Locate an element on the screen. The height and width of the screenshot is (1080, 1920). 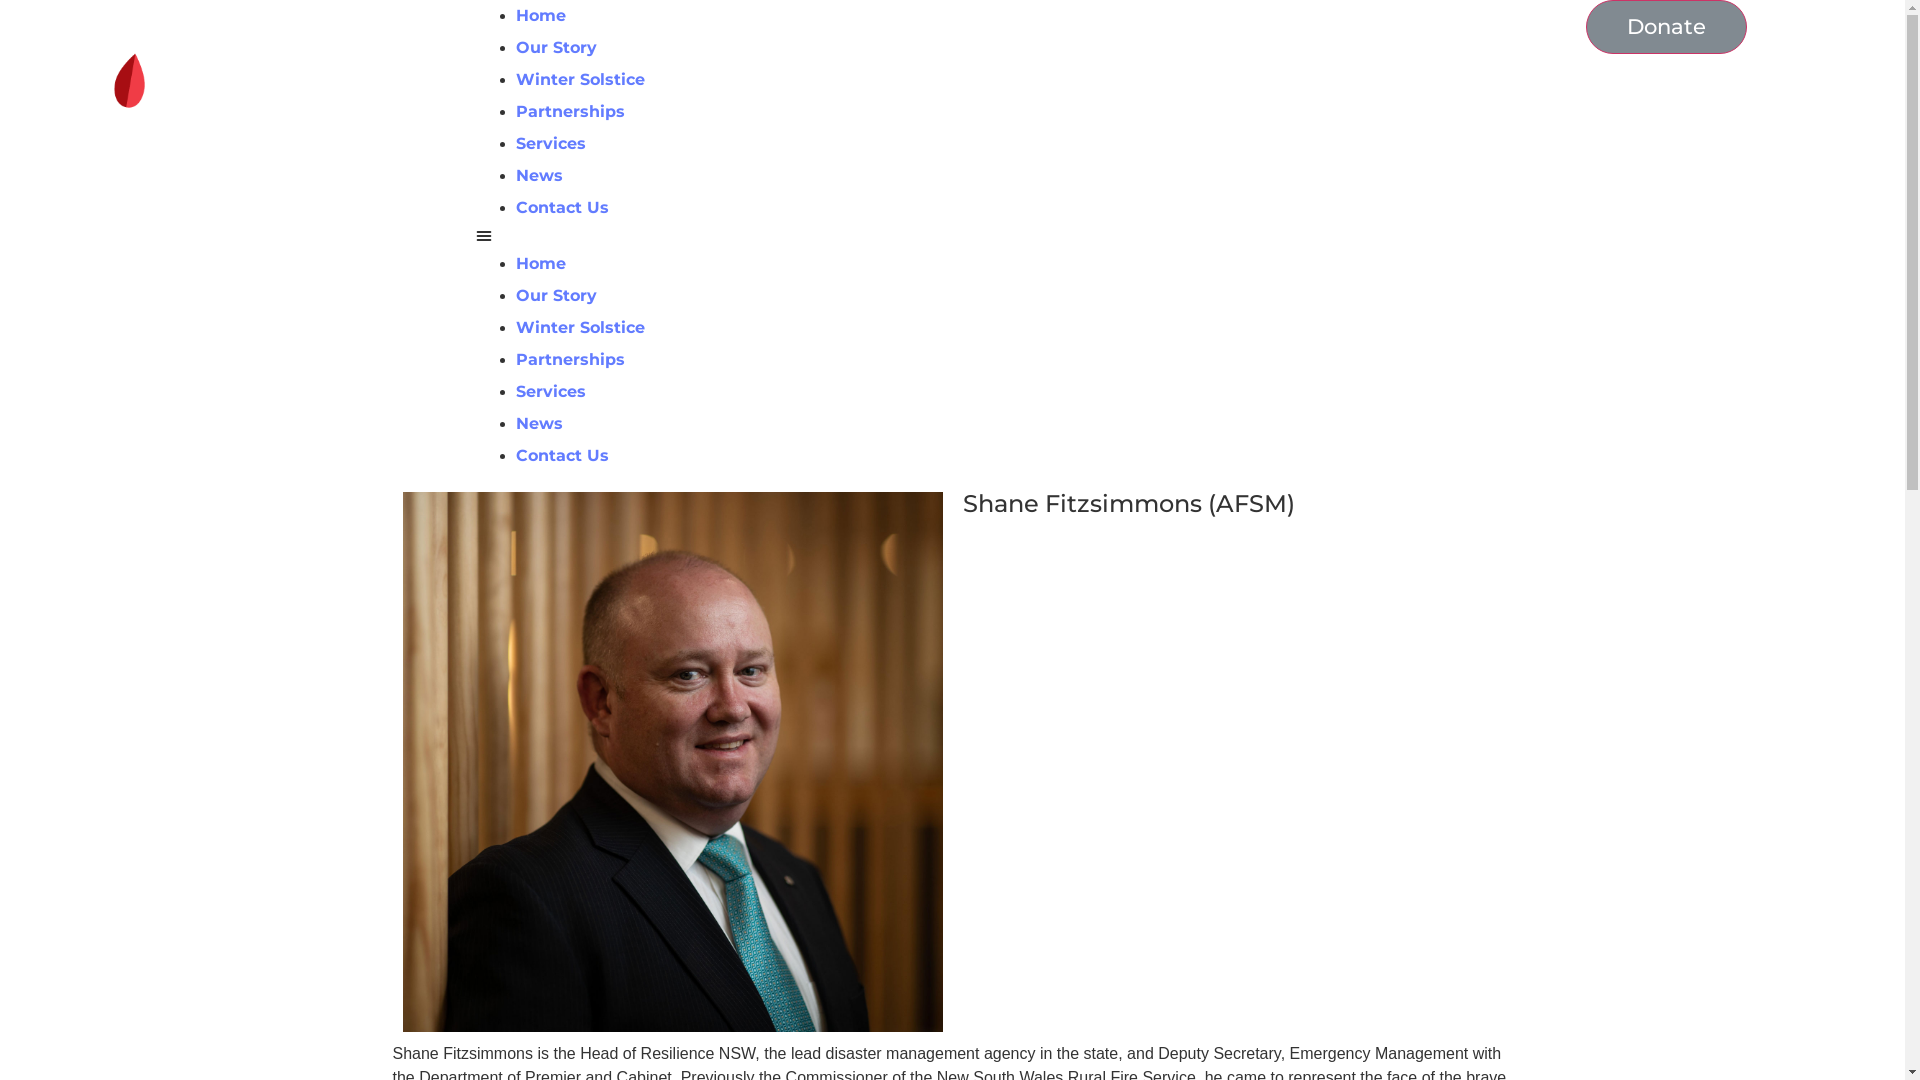
'Home' is located at coordinates (541, 262).